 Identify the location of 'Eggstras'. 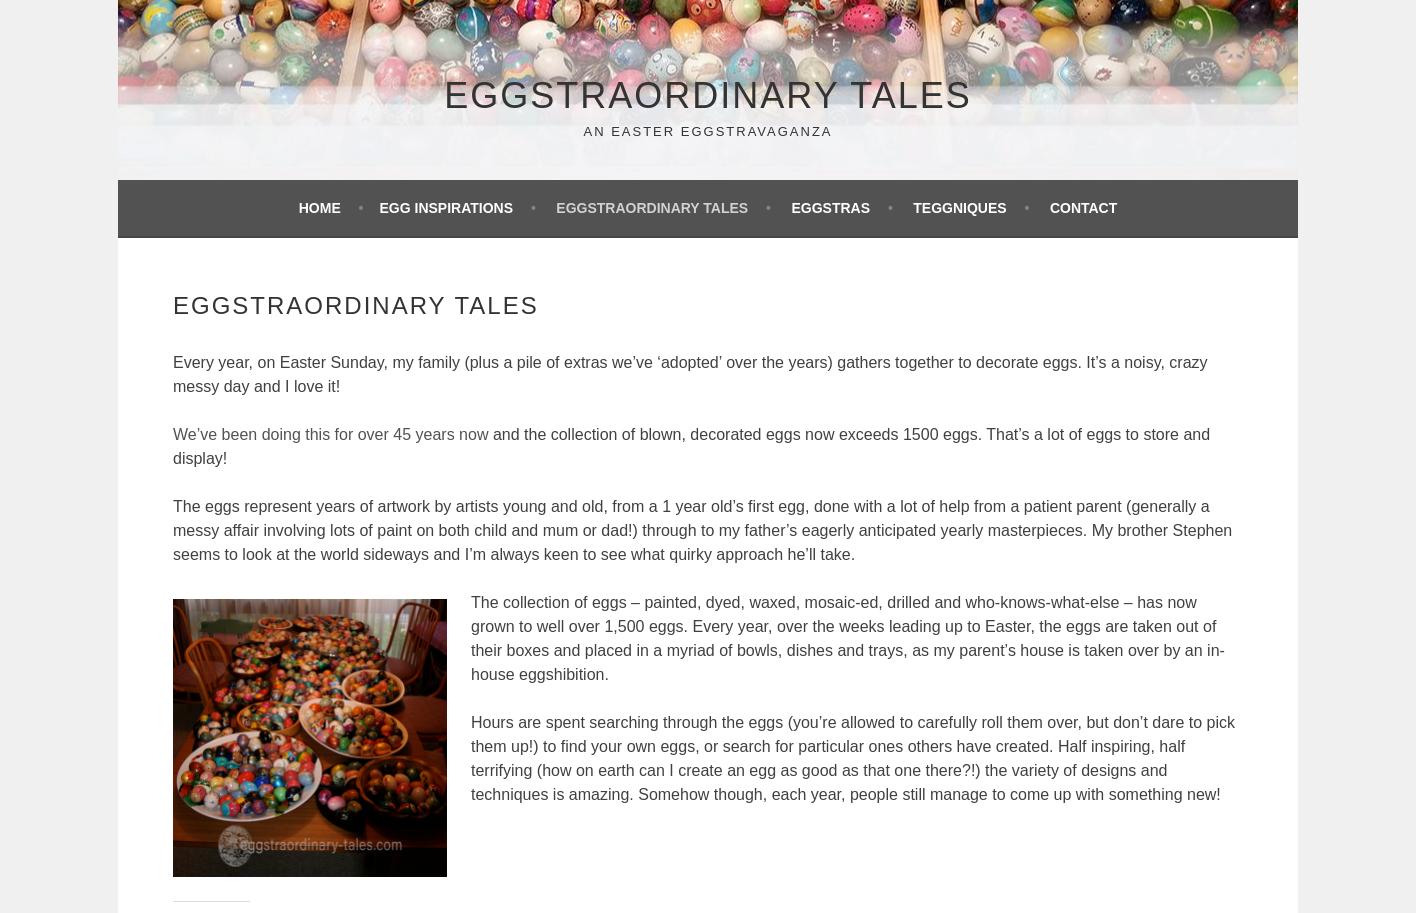
(830, 206).